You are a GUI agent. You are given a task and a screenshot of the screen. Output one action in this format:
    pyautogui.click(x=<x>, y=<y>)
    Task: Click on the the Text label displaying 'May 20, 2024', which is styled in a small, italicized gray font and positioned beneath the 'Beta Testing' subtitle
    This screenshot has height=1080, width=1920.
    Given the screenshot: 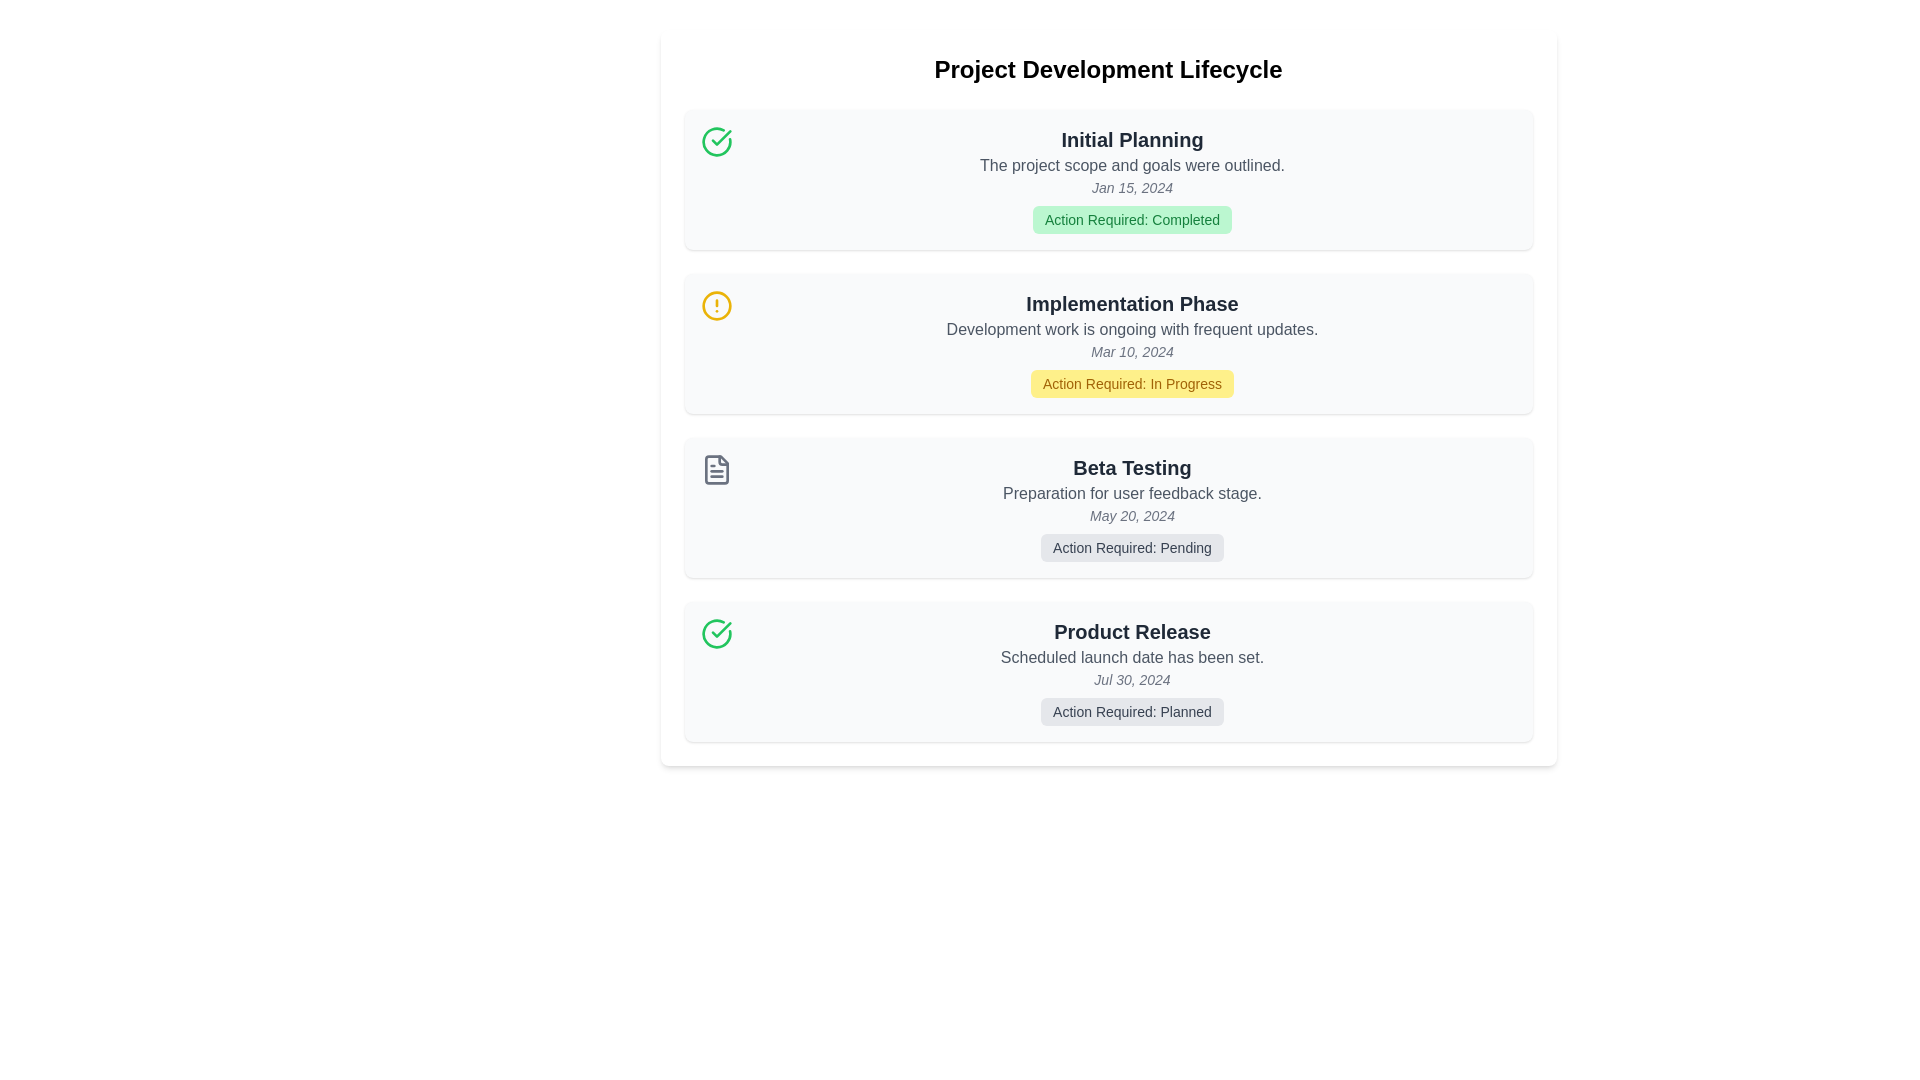 What is the action you would take?
    pyautogui.click(x=1132, y=515)
    